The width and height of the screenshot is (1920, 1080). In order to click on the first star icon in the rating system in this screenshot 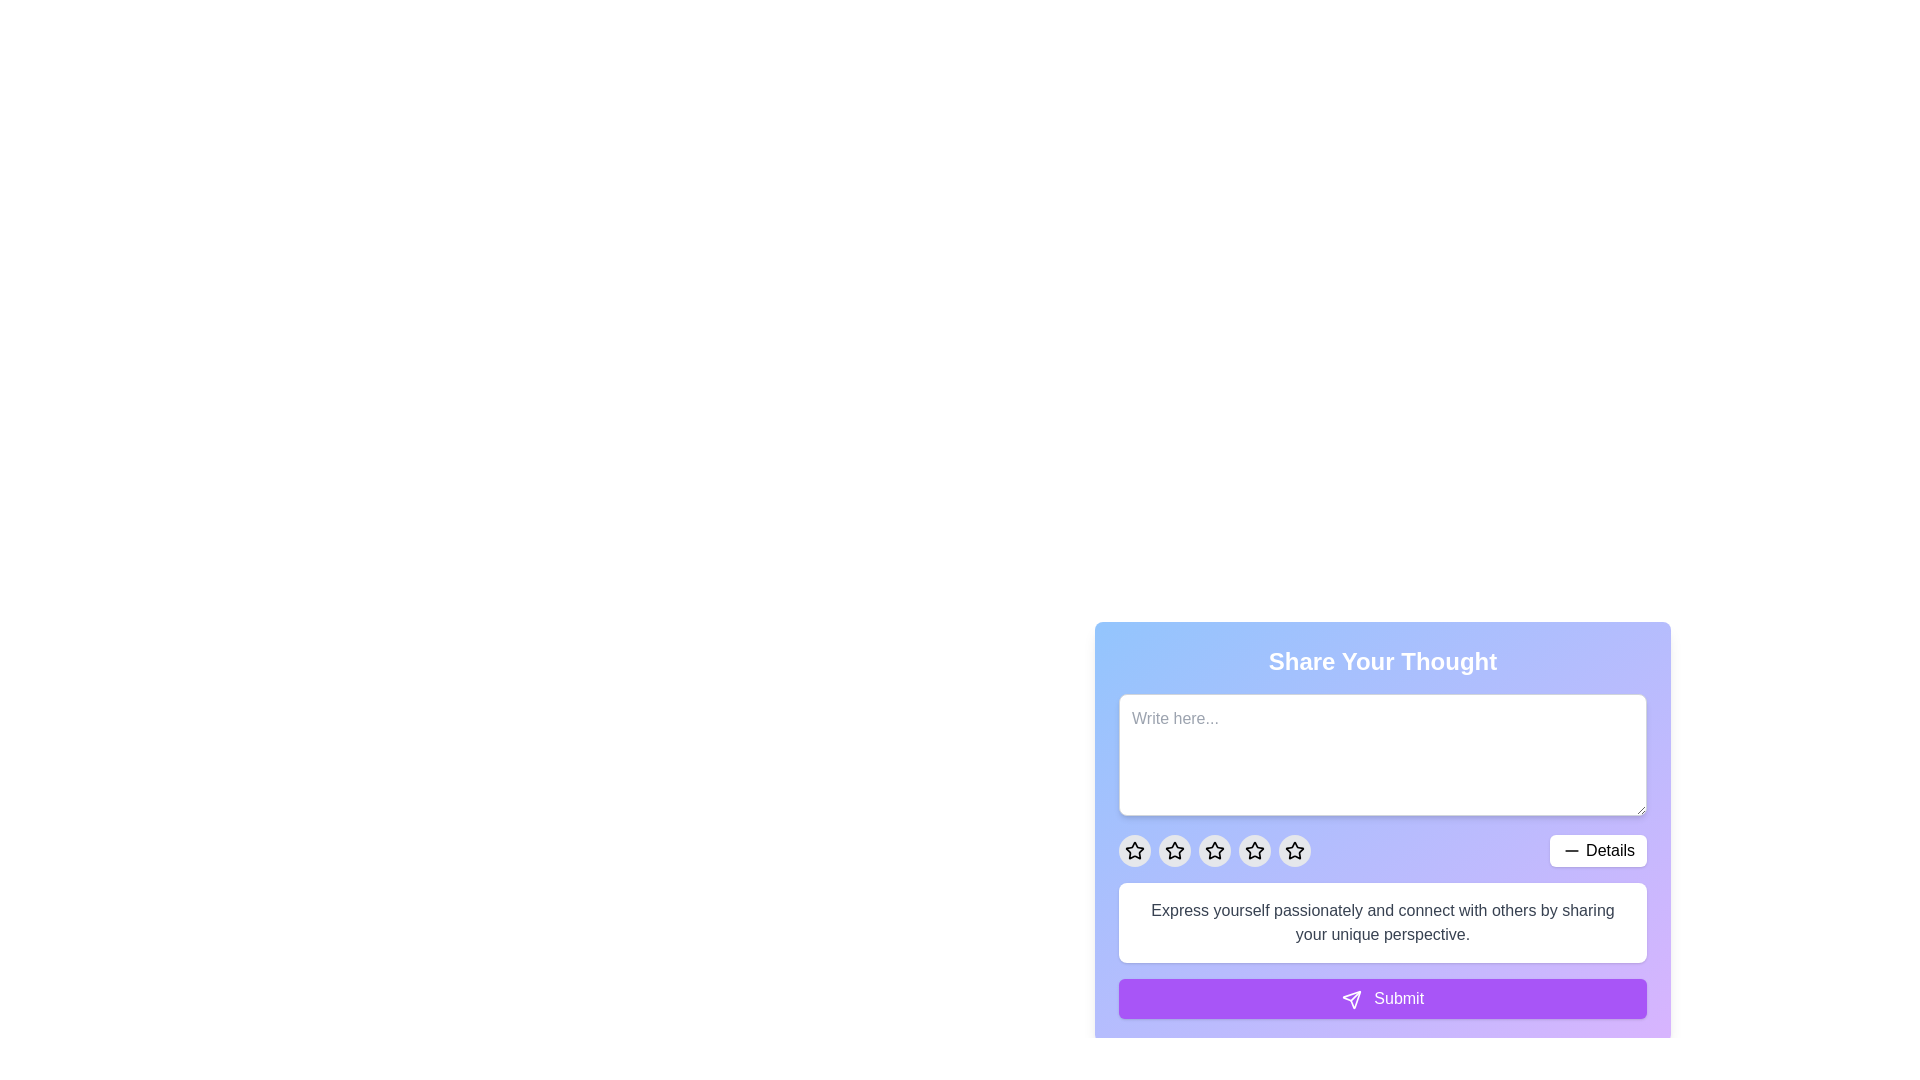, I will do `click(1134, 851)`.